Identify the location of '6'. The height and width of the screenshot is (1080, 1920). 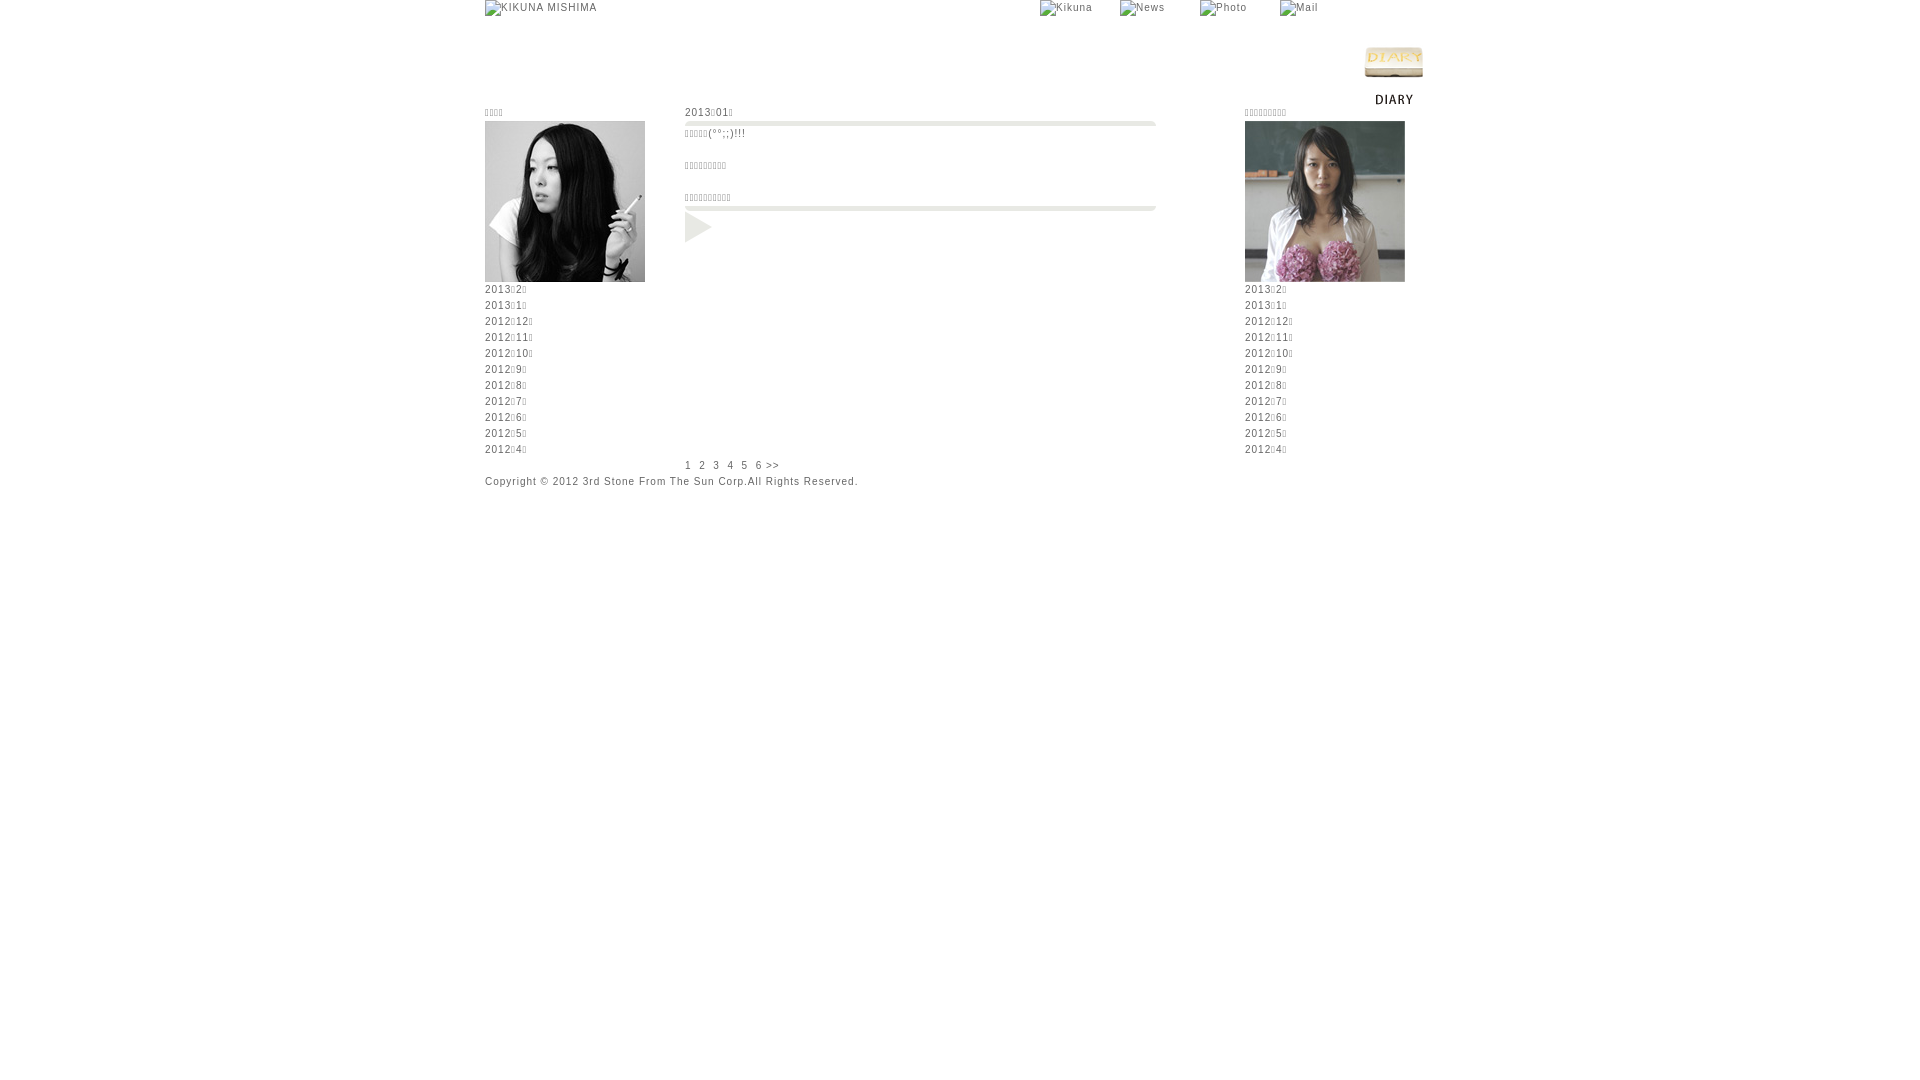
(758, 465).